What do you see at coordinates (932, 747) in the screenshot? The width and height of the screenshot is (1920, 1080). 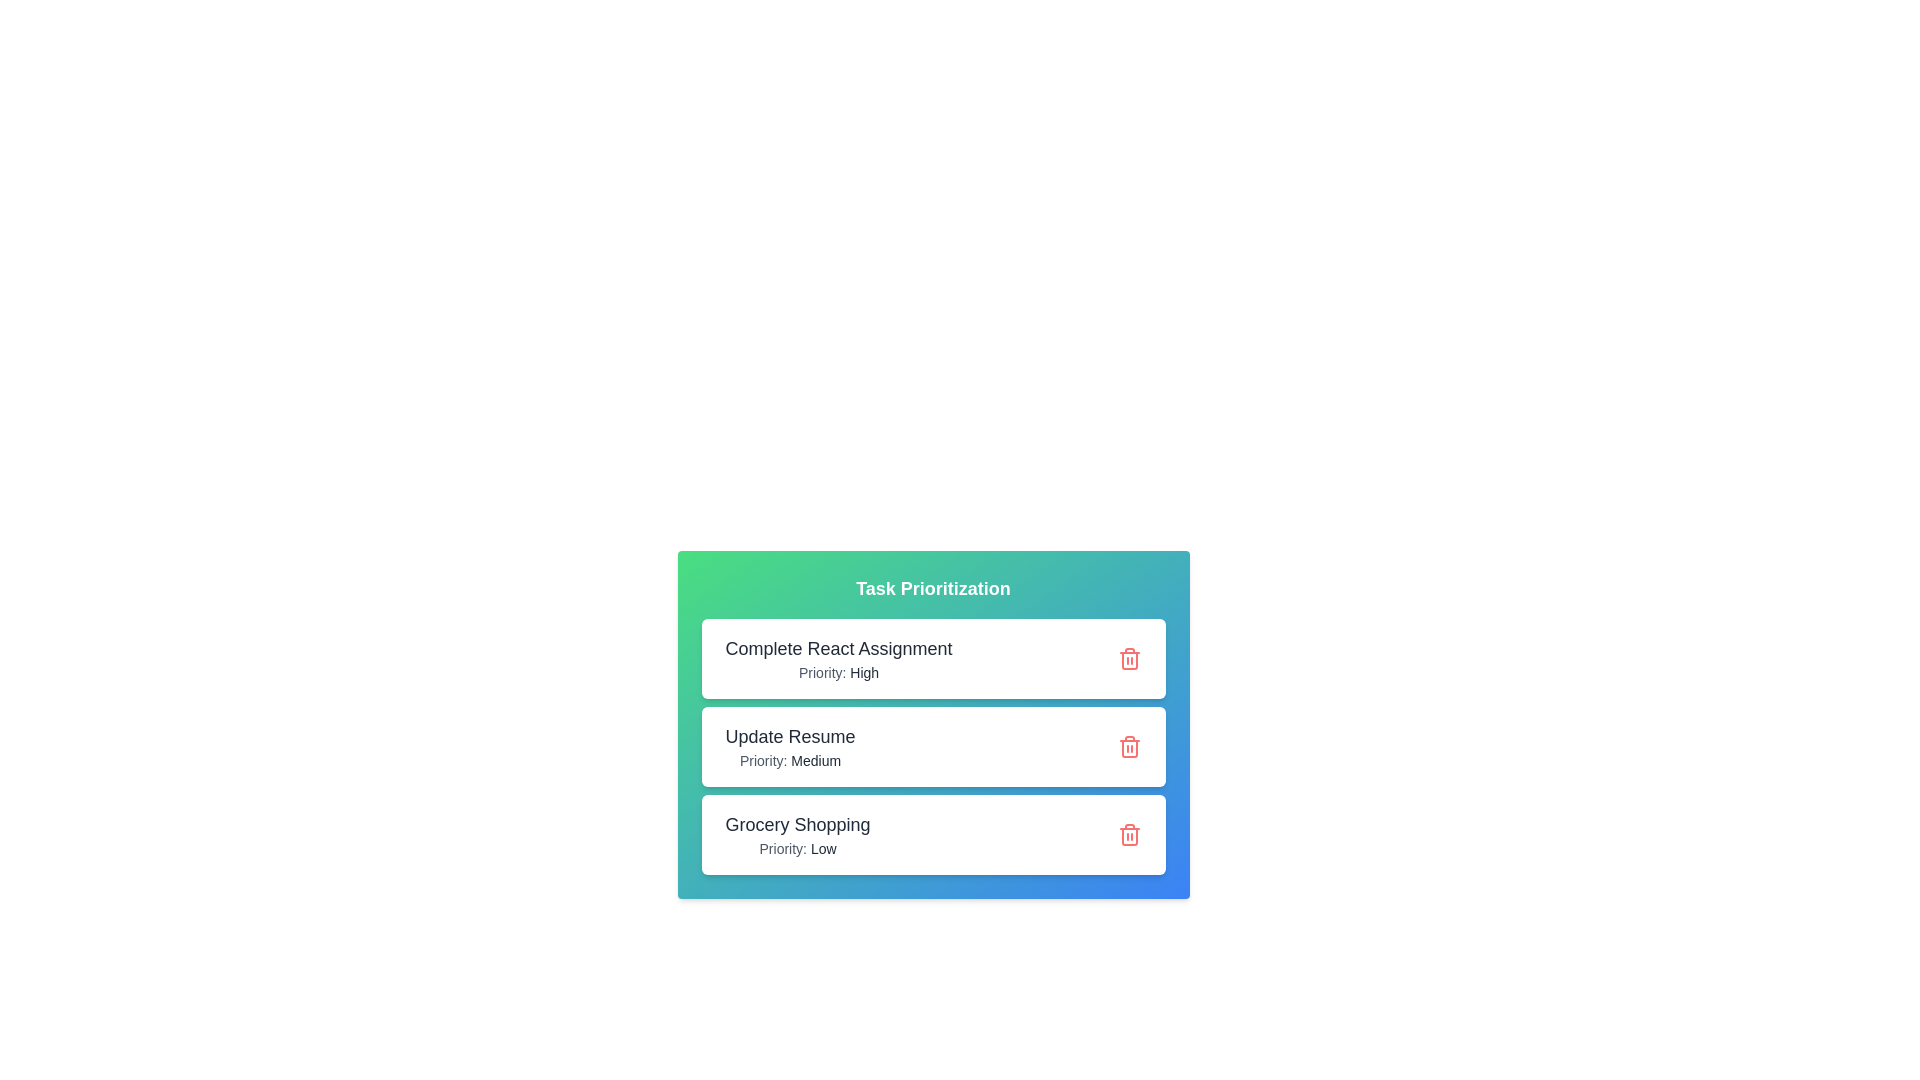 I see `the task chip corresponding to Update Resume to view its details` at bounding box center [932, 747].